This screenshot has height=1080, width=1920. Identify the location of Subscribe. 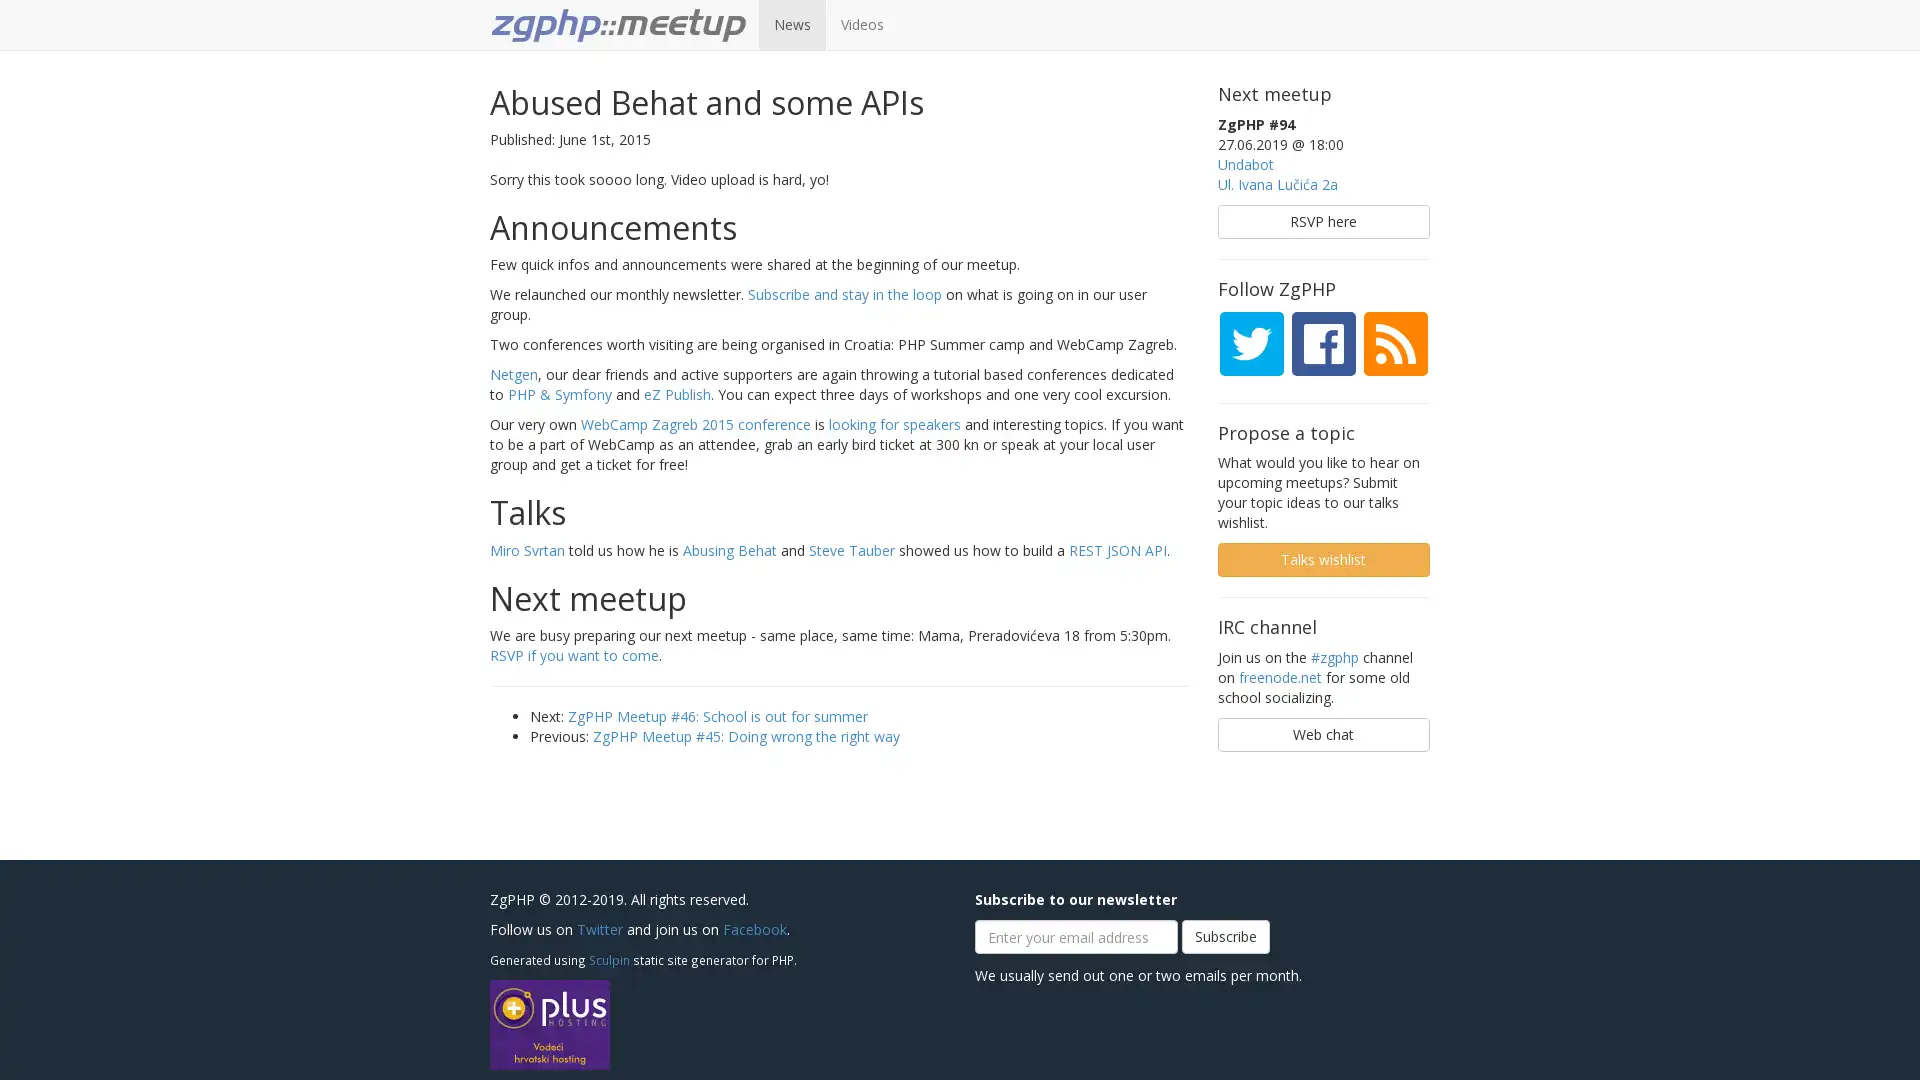
(1224, 937).